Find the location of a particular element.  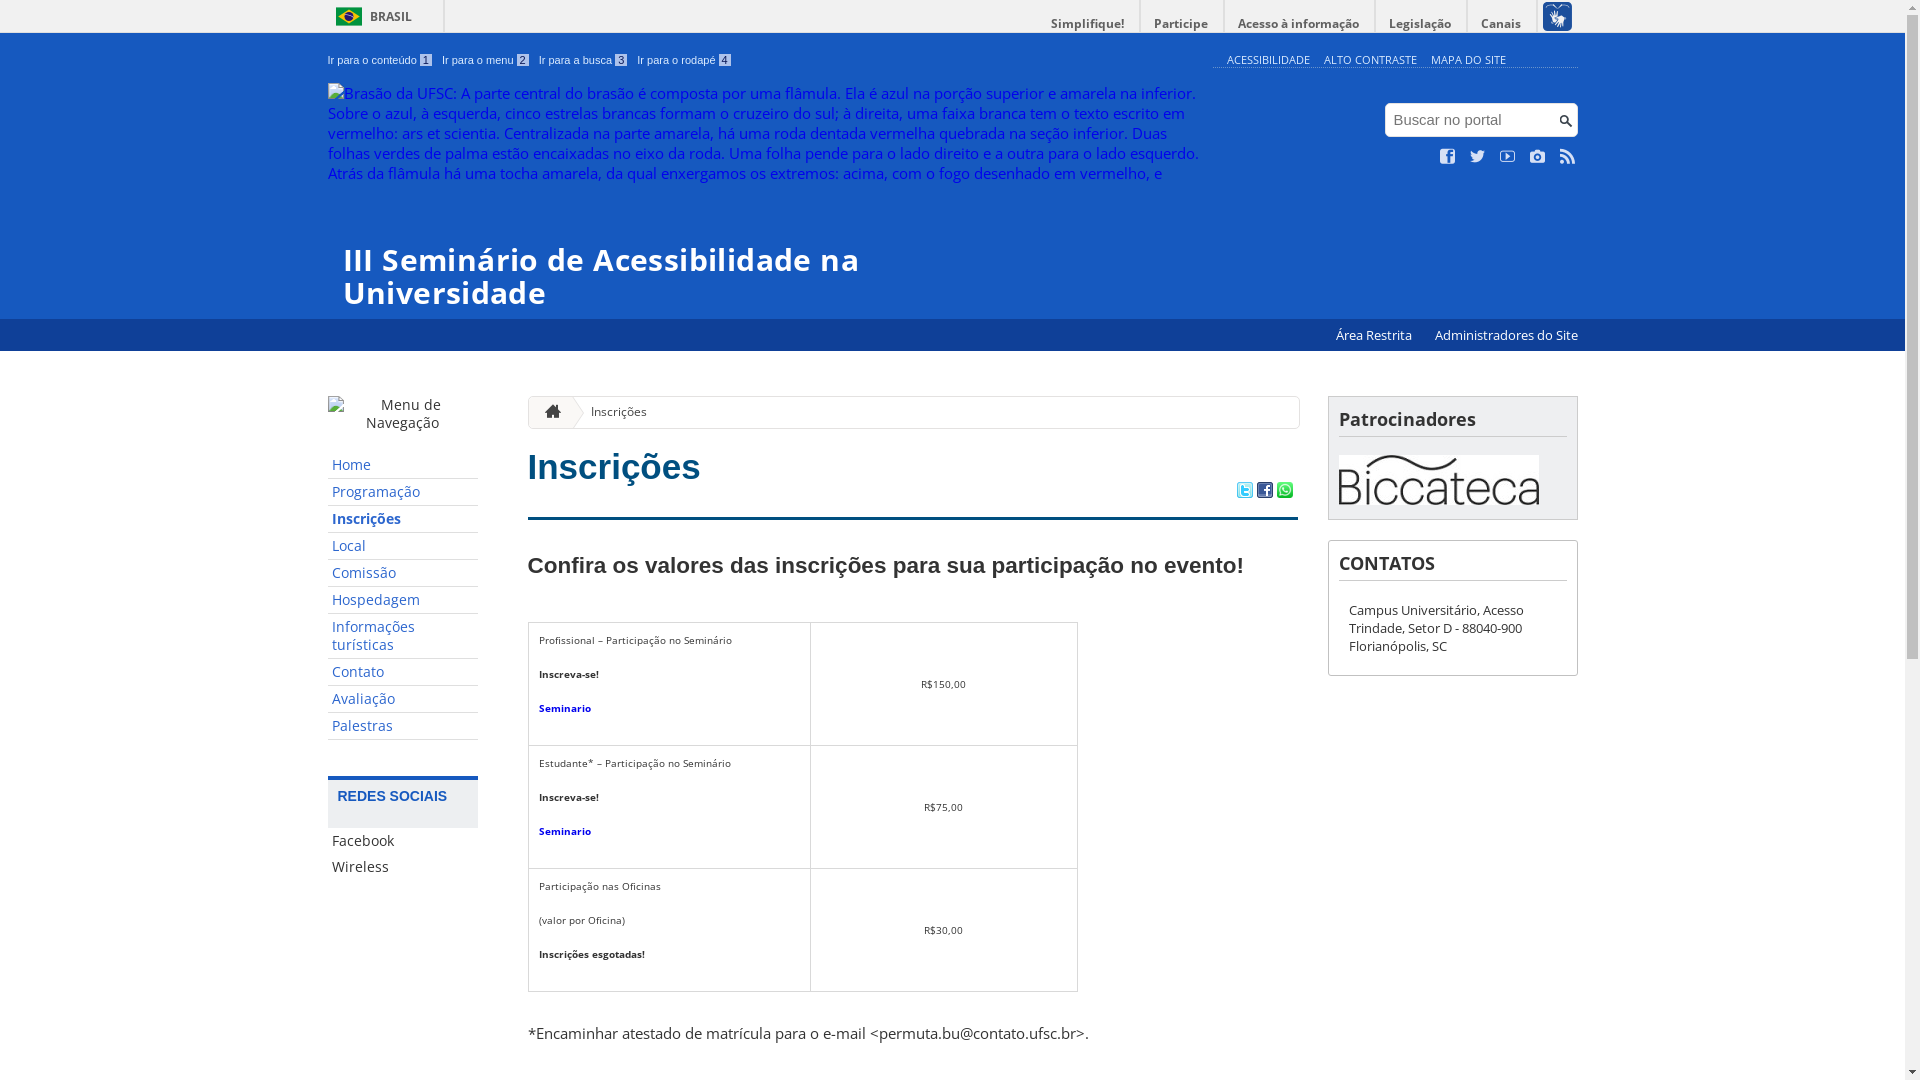

'Participe' is located at coordinates (1140, 23).